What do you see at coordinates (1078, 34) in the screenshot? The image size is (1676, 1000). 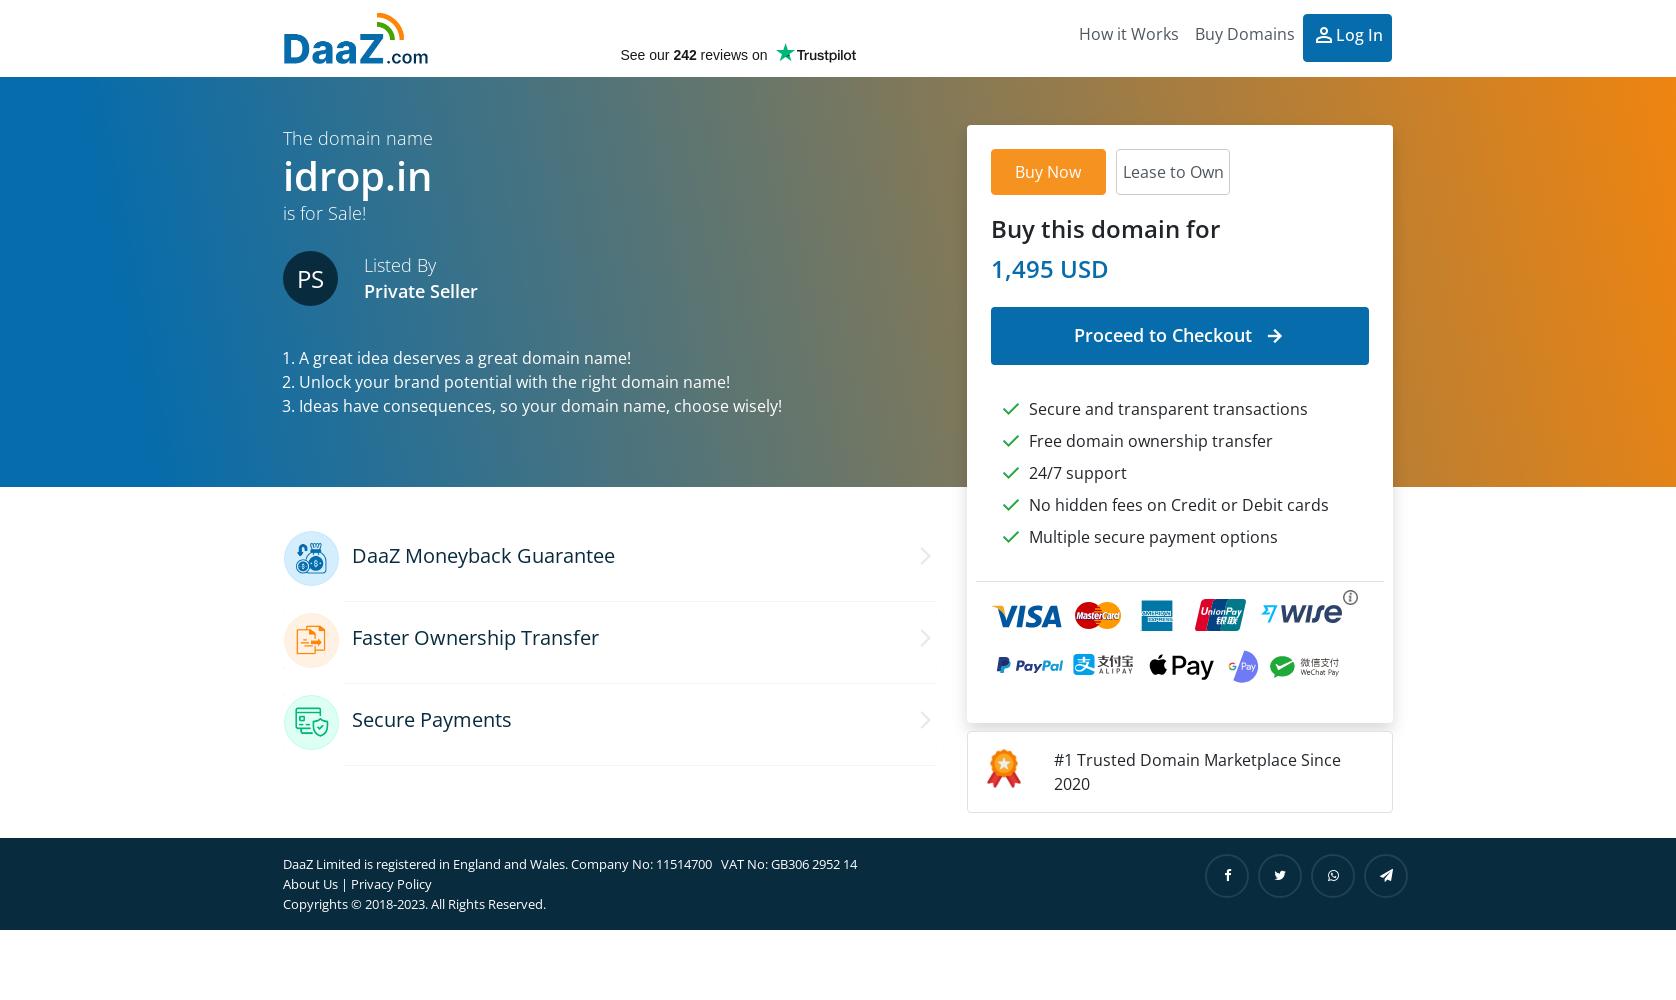 I see `'How it
Works'` at bounding box center [1078, 34].